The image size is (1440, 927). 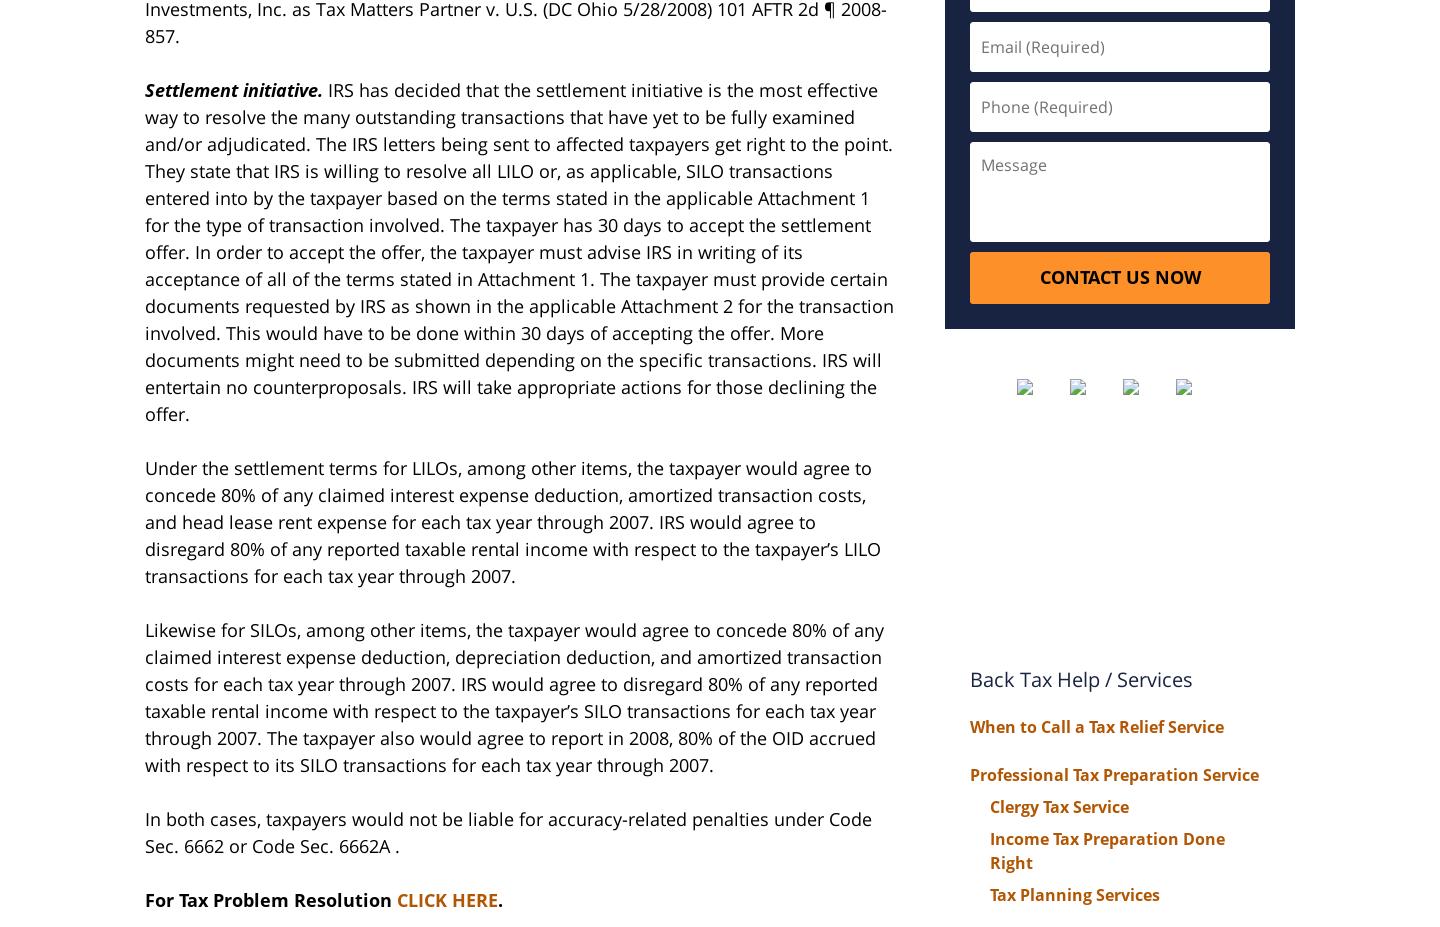 What do you see at coordinates (144, 211) in the screenshot?
I see `'is willing to resolve all LILO or, as applicable, SILO transactions entered into by the taxpayer based on the terms stated in the applicable Attachment 1 for the type of transaction involved. The taxpayer has 30 days to accept the settlement offer. In order to accept the offer, the taxpayer must advise'` at bounding box center [144, 211].